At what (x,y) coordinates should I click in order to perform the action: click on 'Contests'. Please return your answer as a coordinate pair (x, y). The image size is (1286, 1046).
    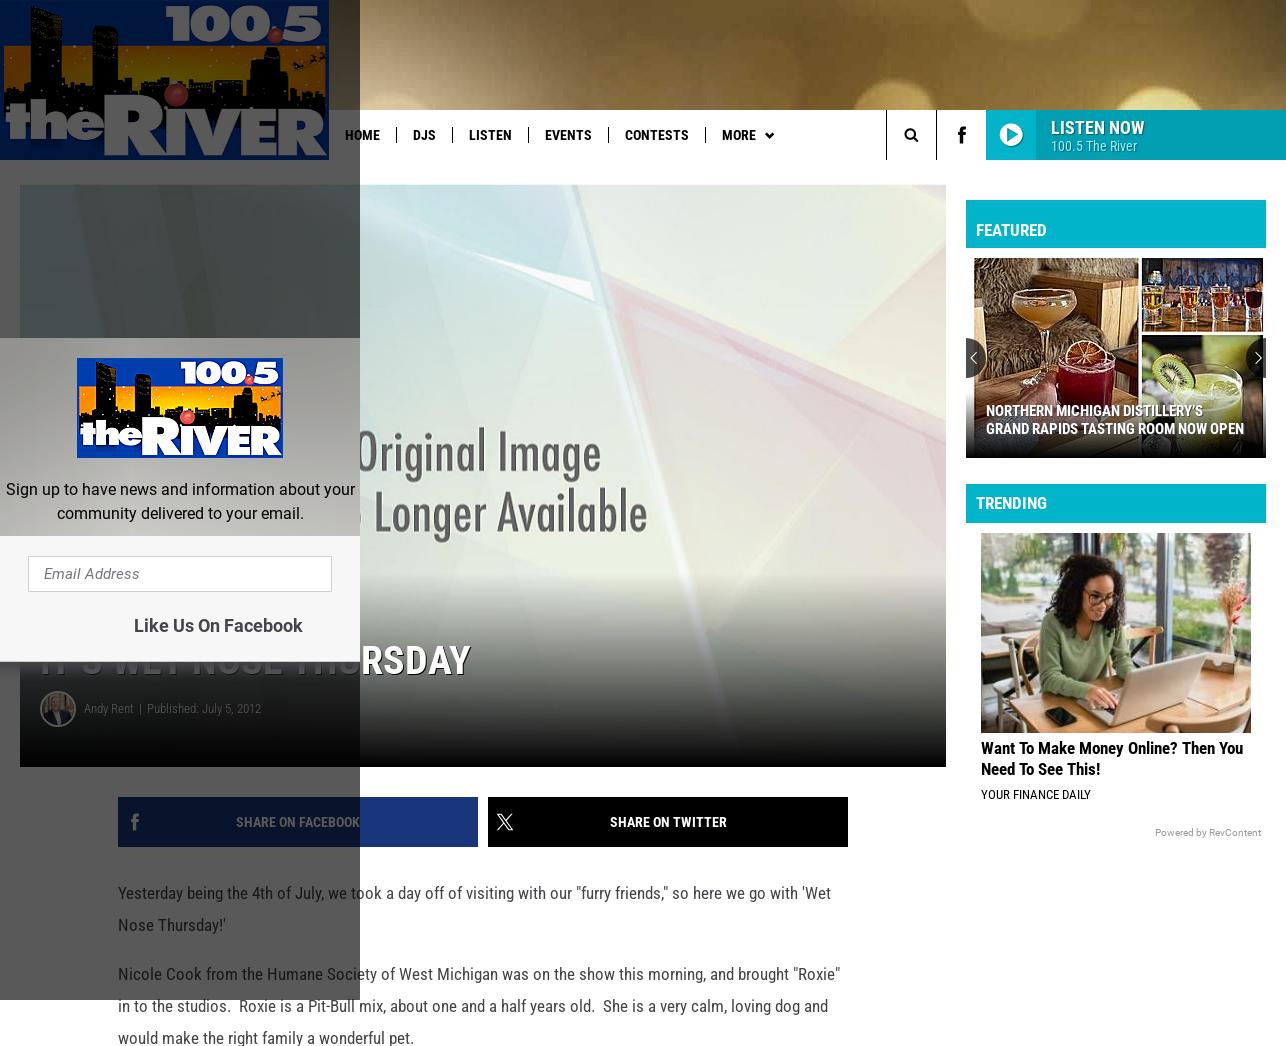
    Looking at the image, I should click on (655, 134).